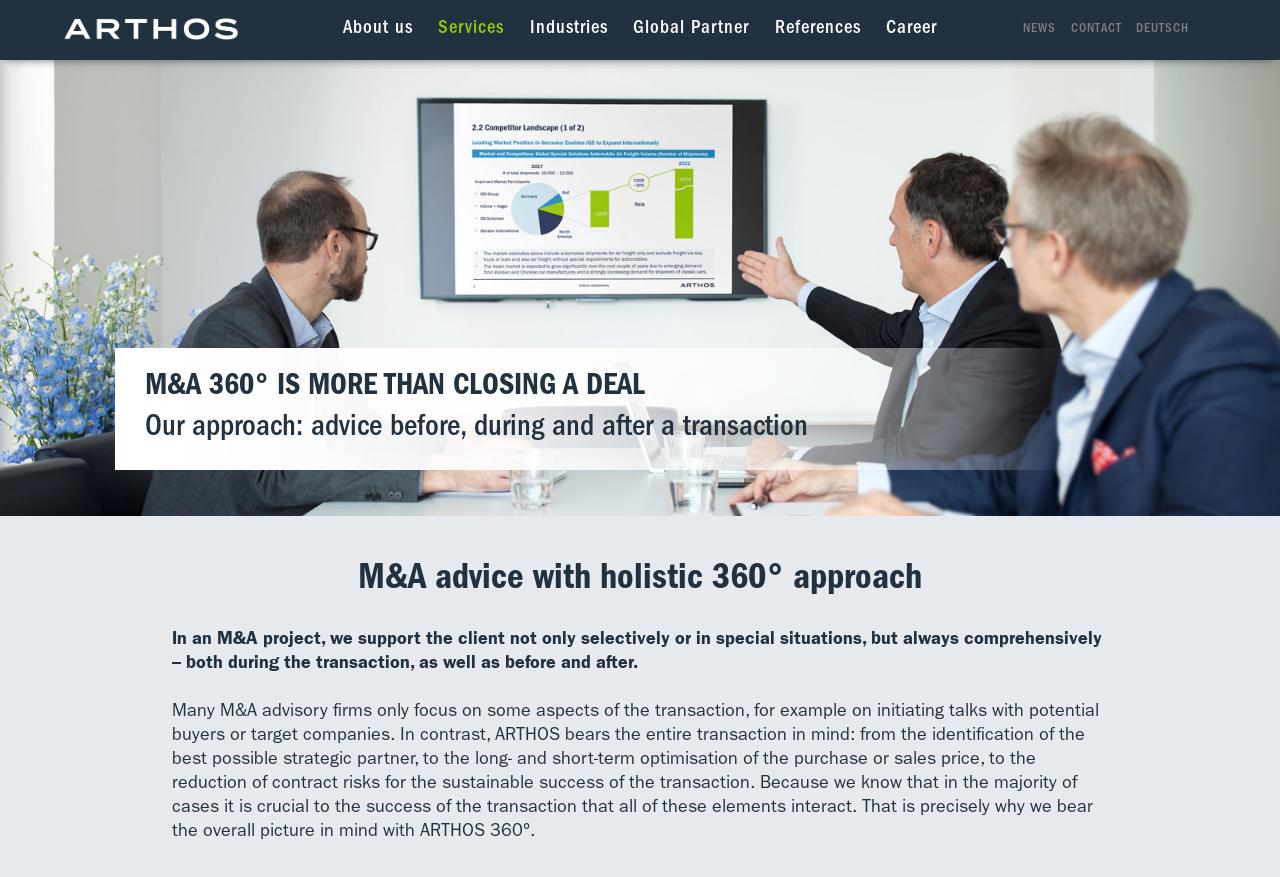 The height and width of the screenshot is (877, 1280). Describe the element at coordinates (1161, 28) in the screenshot. I see `'Deutsch'` at that location.